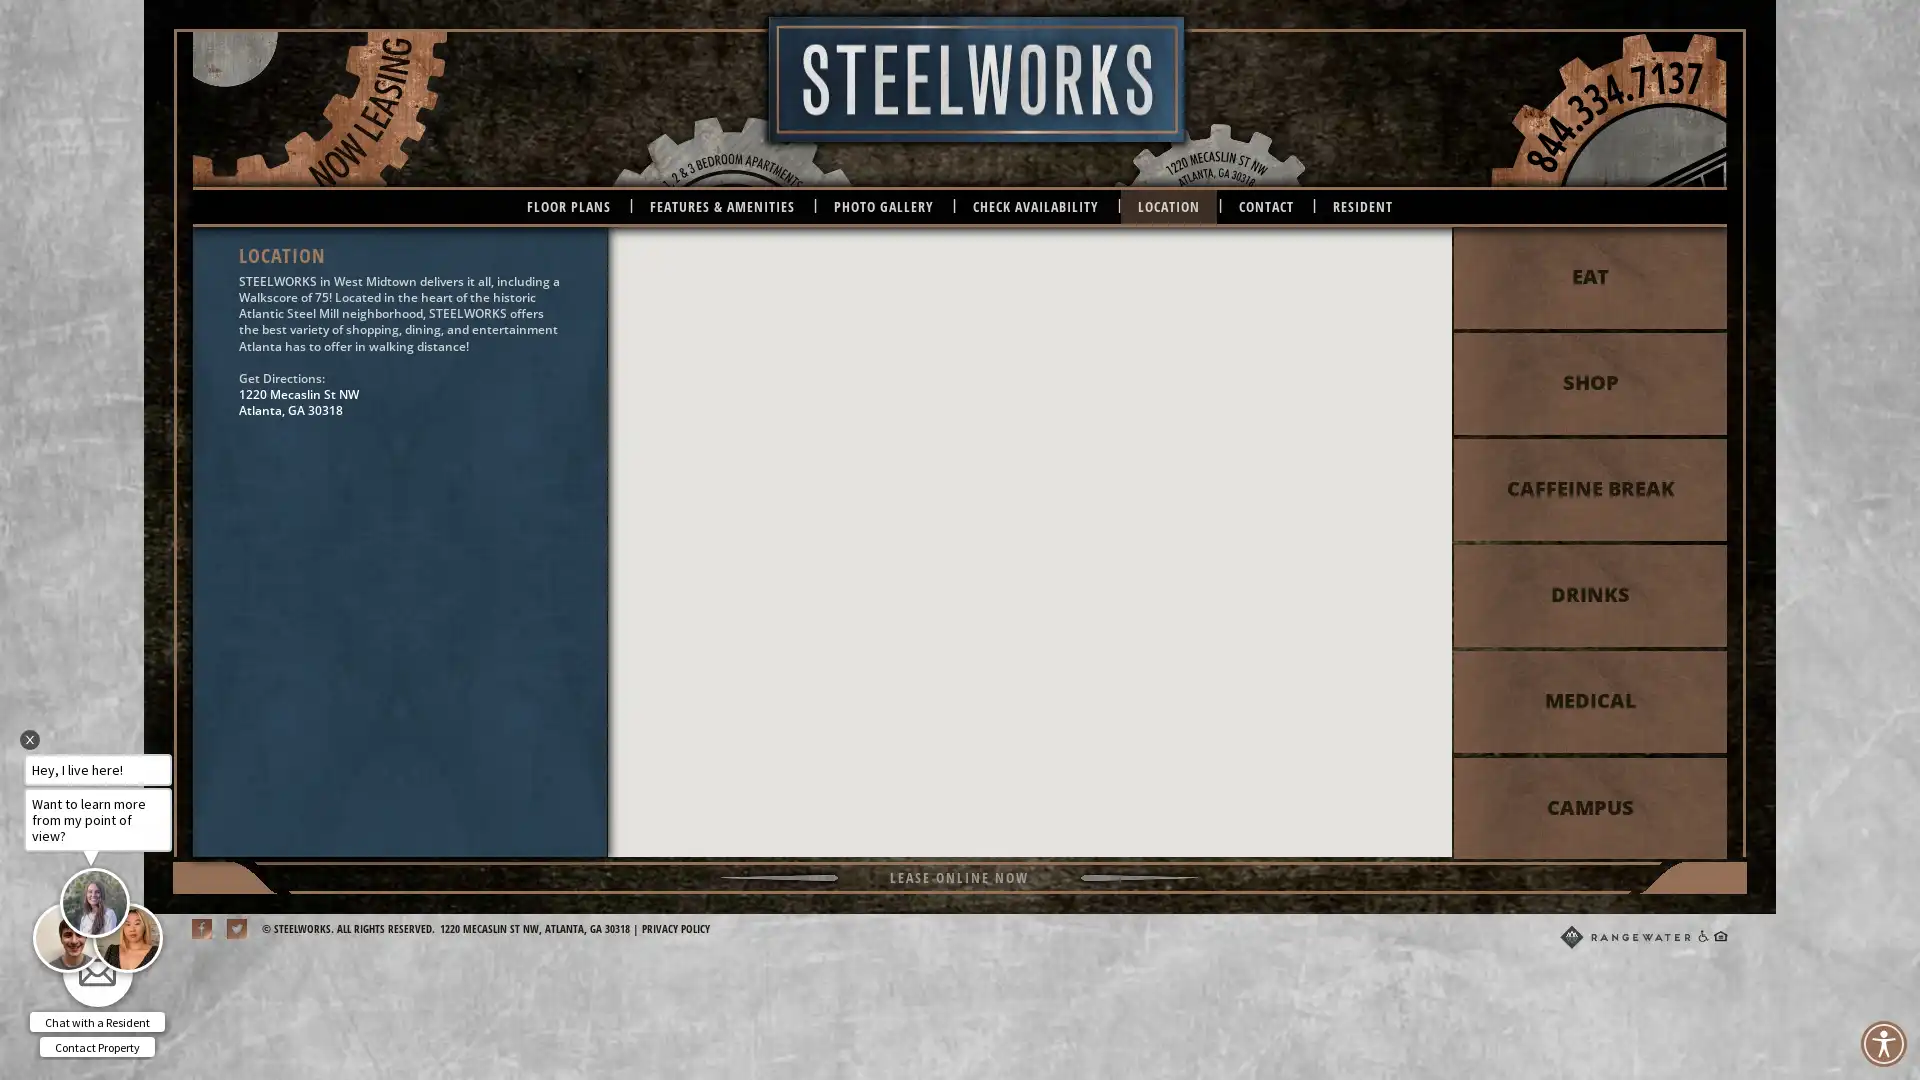 This screenshot has height=1080, width=1920. Describe the element at coordinates (1419, 254) in the screenshot. I see `Toggle fullscreen view` at that location.